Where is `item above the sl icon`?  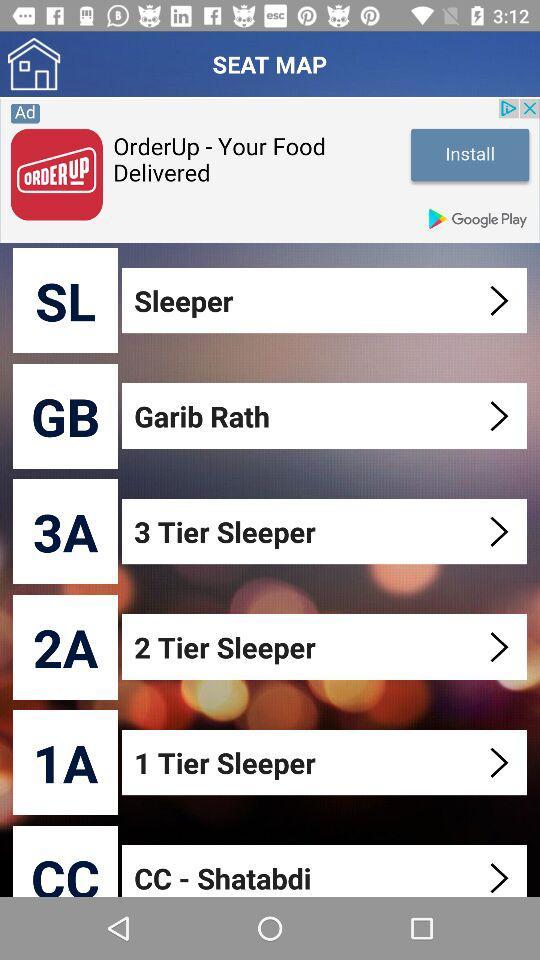
item above the sl icon is located at coordinates (270, 169).